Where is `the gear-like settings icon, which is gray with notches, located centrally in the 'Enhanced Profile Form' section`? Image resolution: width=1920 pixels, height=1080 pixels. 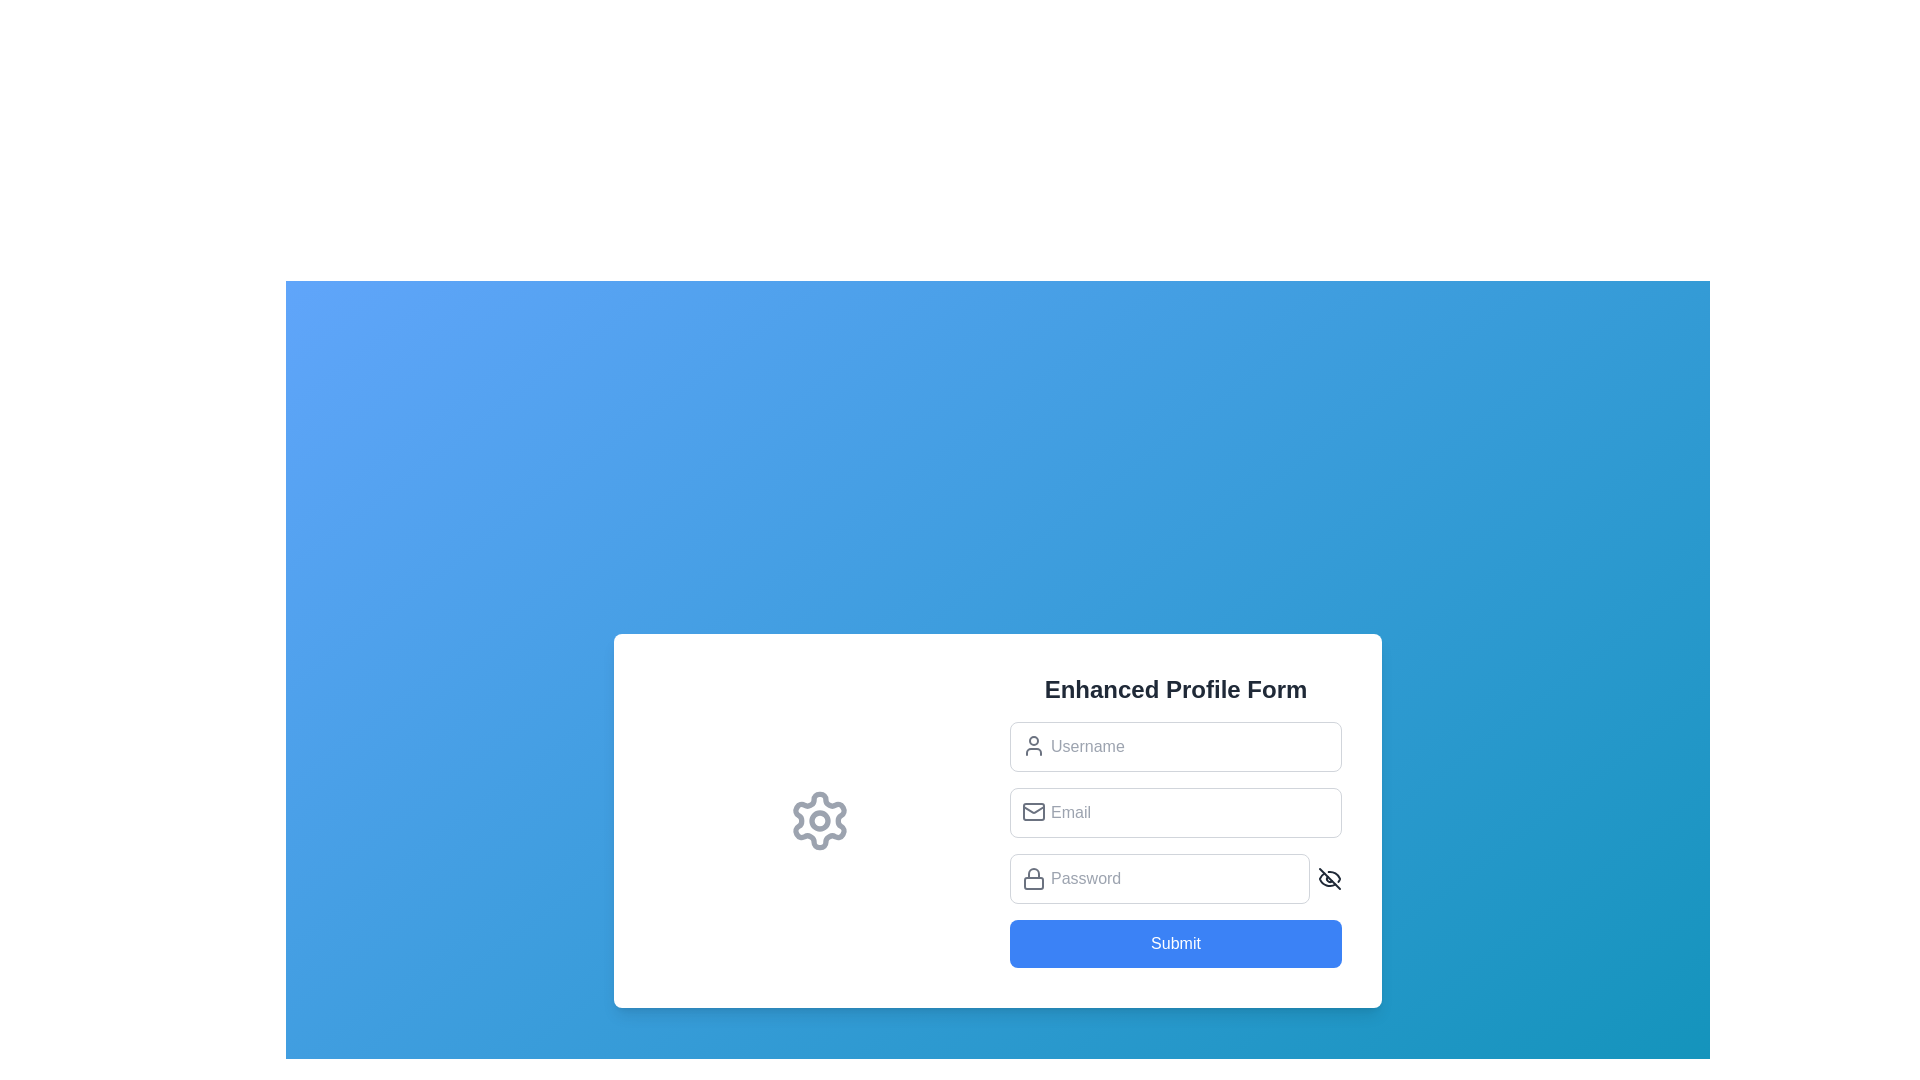 the gear-like settings icon, which is gray with notches, located centrally in the 'Enhanced Profile Form' section is located at coordinates (820, 821).